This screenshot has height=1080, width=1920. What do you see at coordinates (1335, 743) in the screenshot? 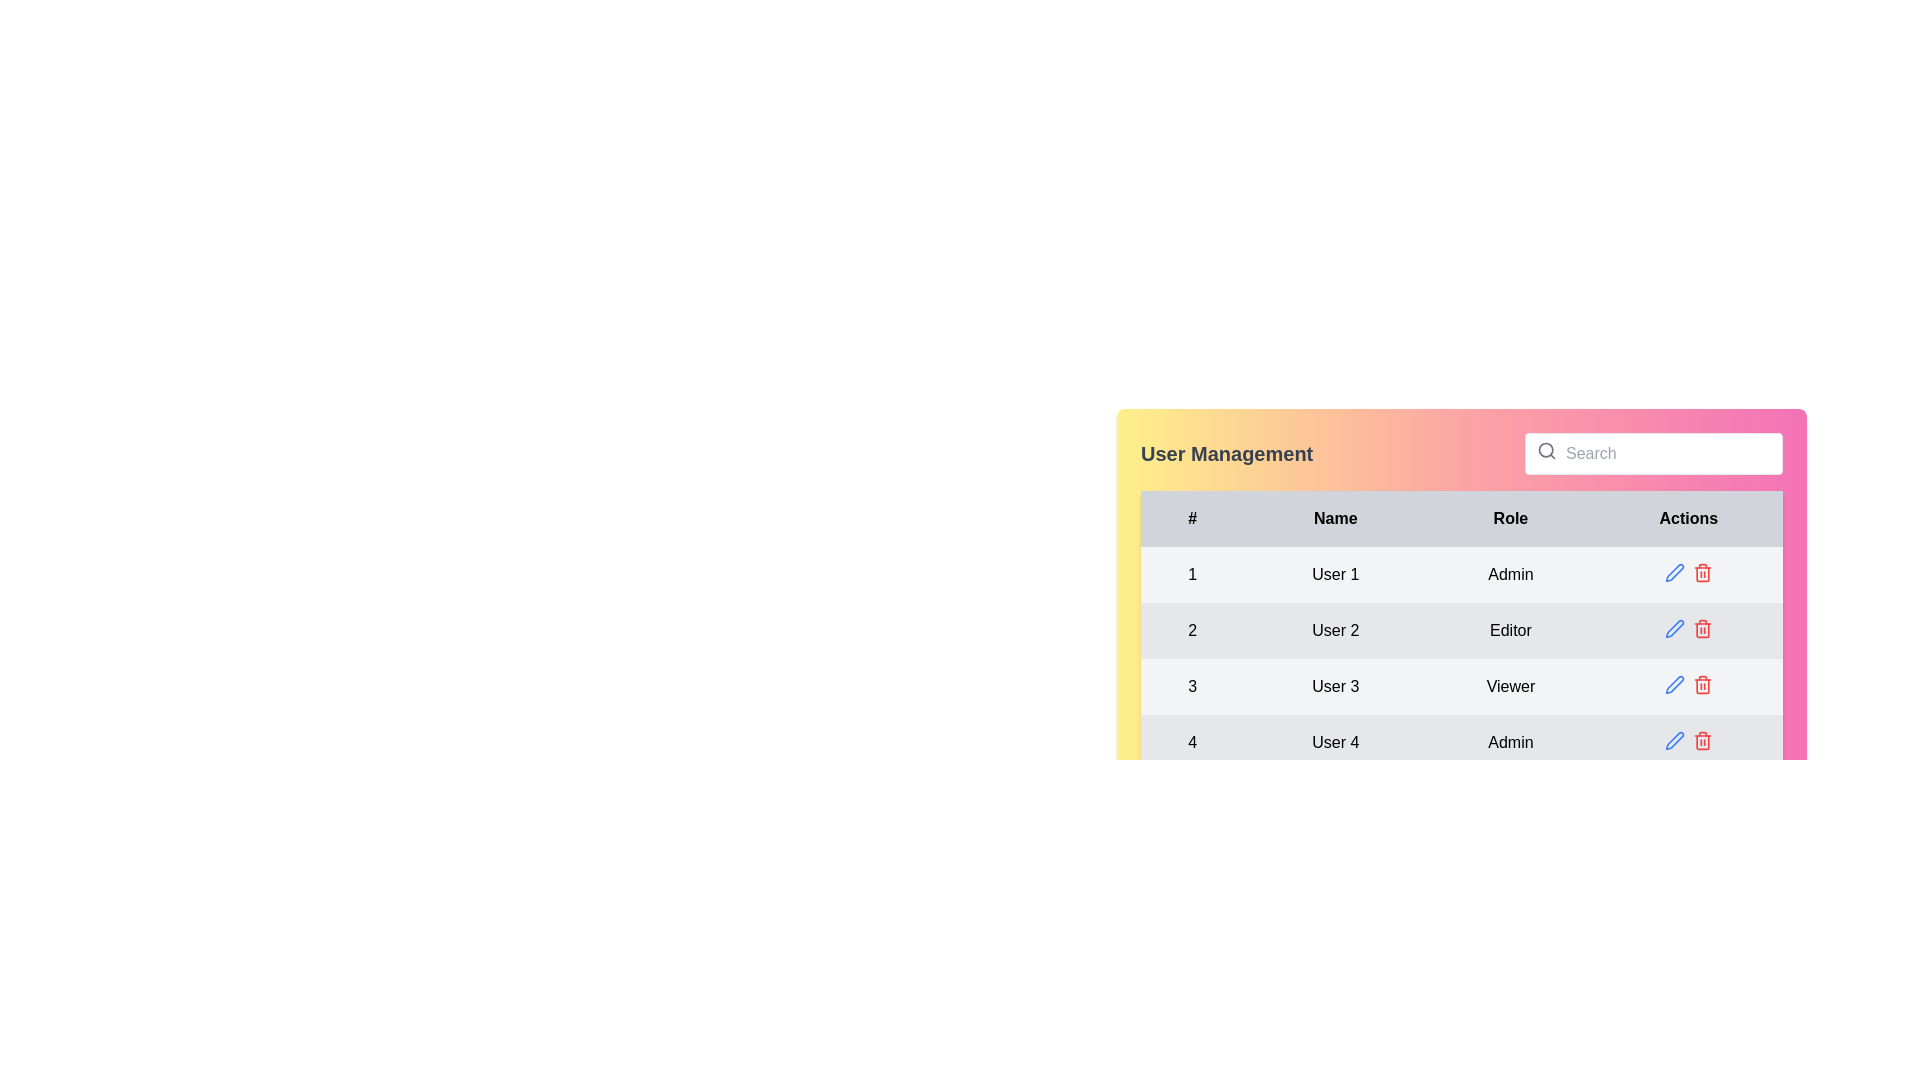
I see `the static text element displaying 'User 4' in the fourth row of the table under the 'Name' column` at bounding box center [1335, 743].